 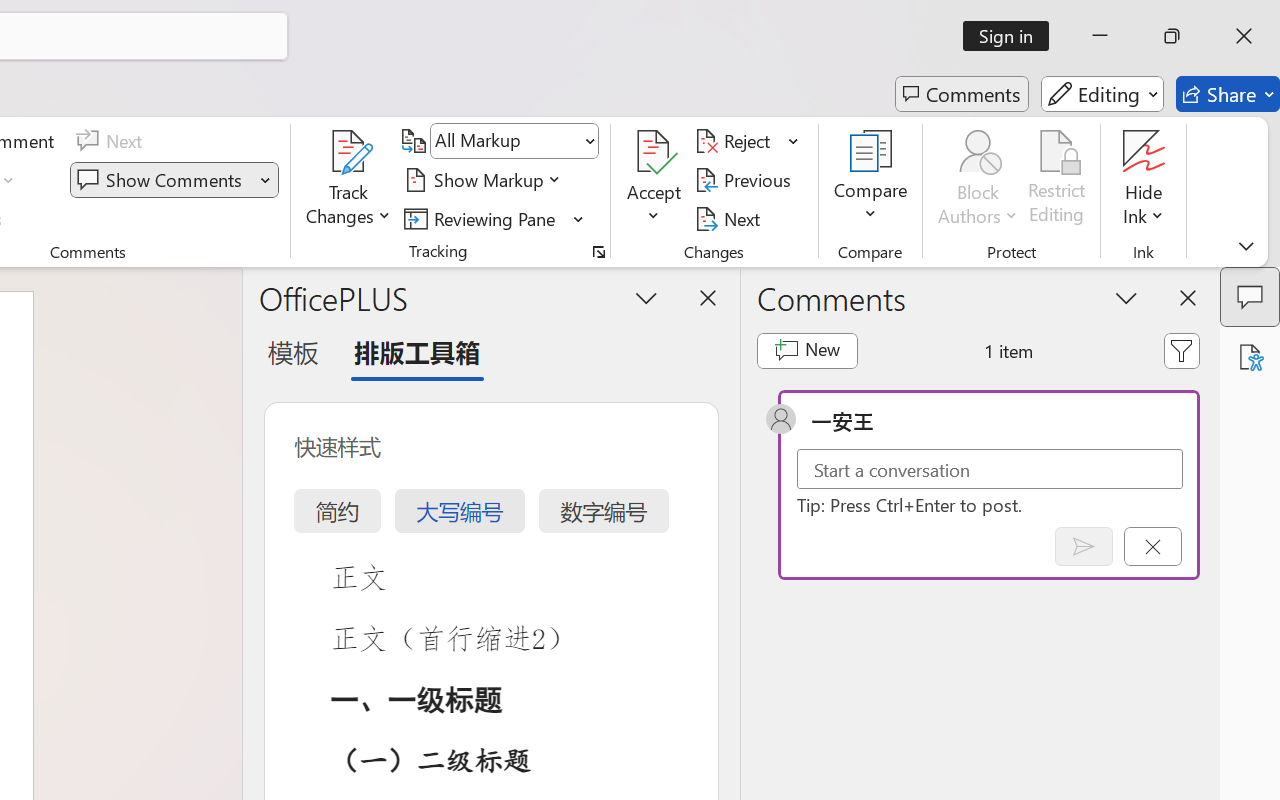 I want to click on 'Accessibility Assistant', so click(x=1248, y=357).